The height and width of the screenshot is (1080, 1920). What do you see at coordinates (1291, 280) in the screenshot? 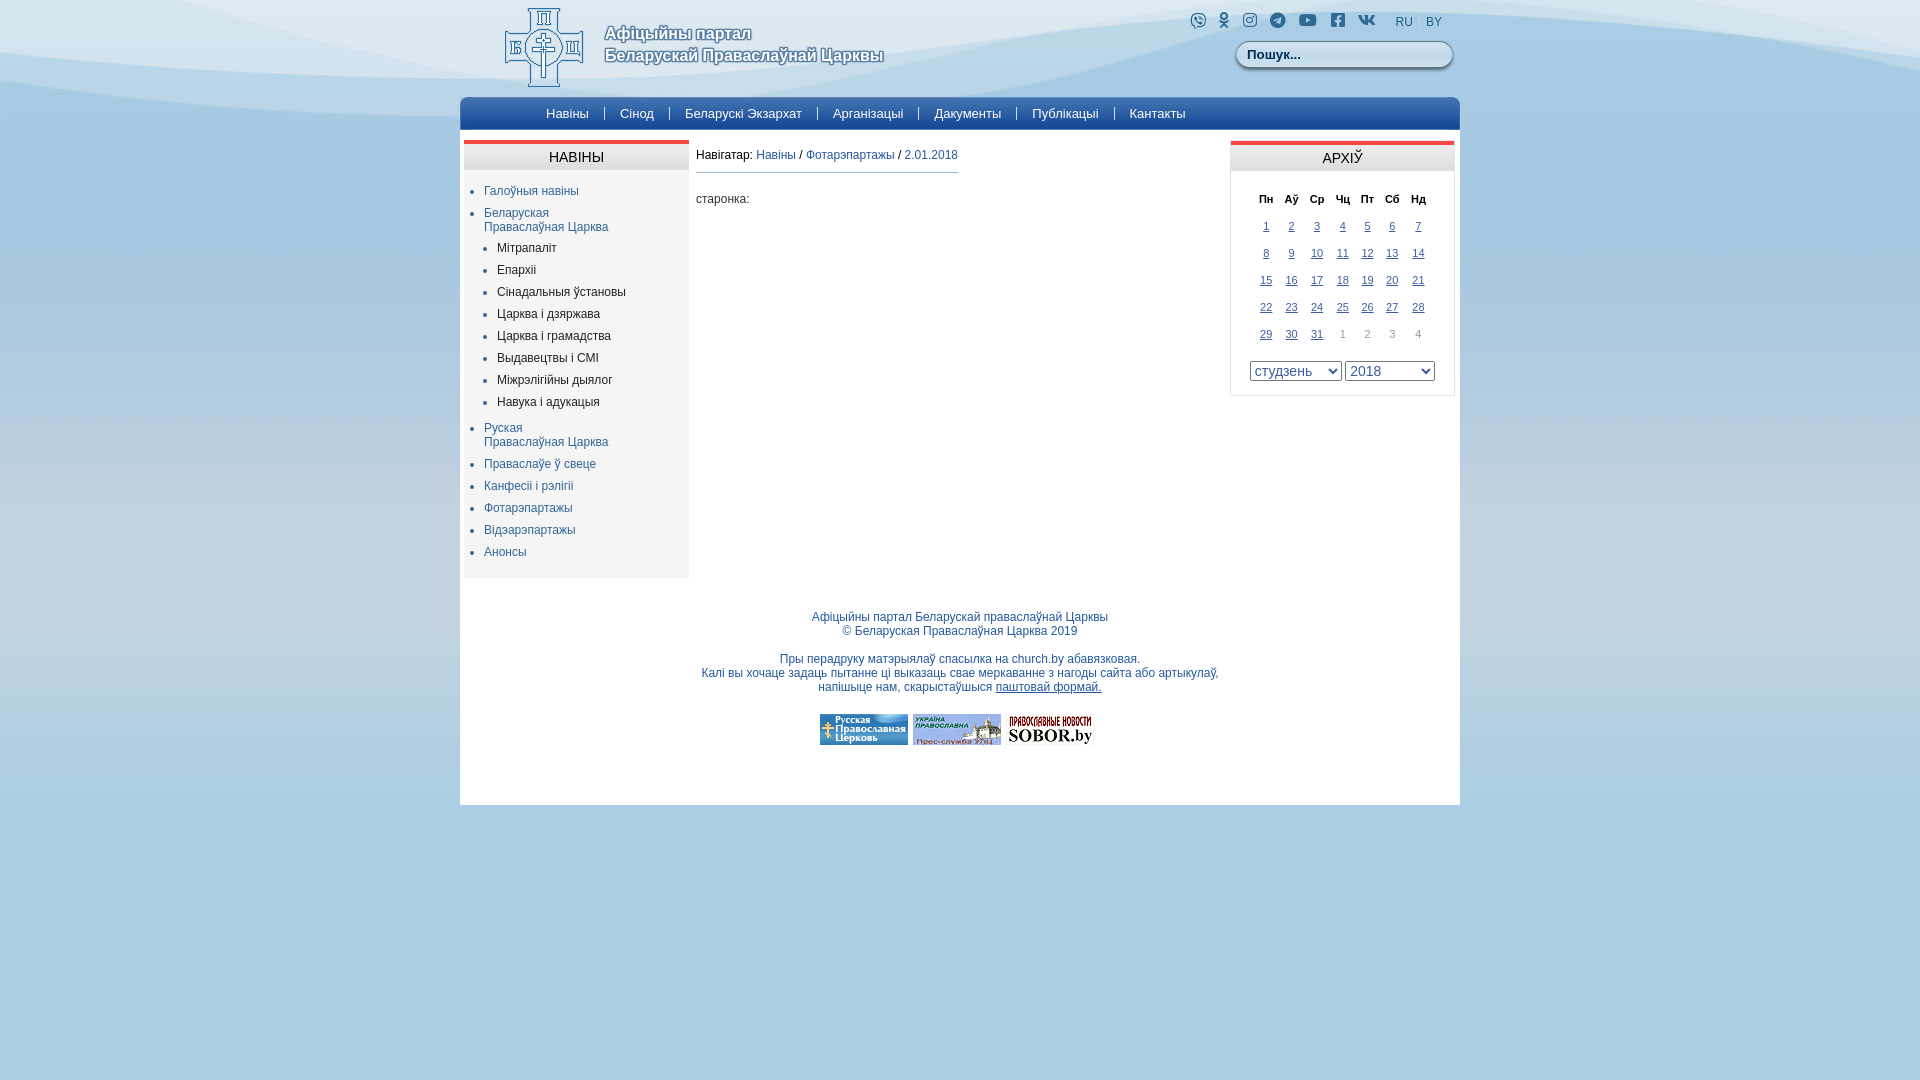
I see `'16'` at bounding box center [1291, 280].